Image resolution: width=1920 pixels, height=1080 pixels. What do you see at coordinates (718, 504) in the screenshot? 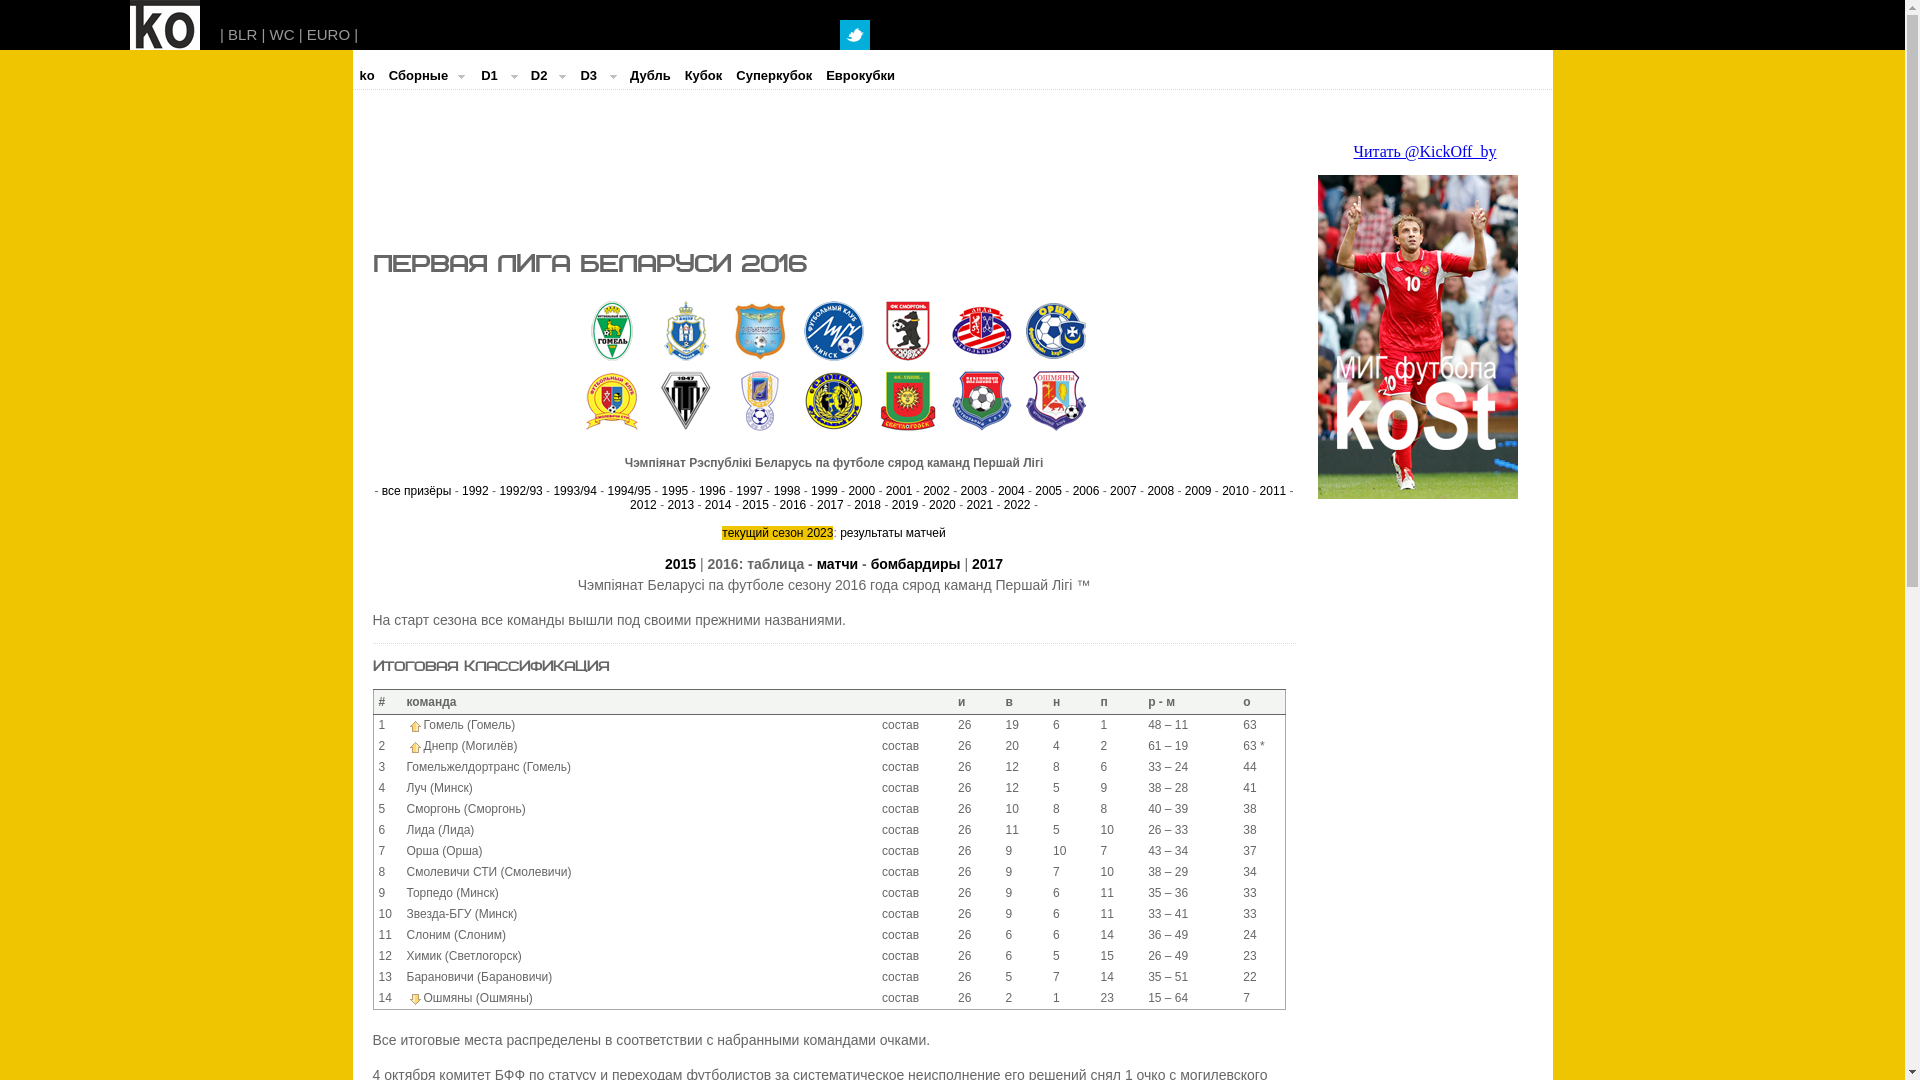
I see `'2014'` at bounding box center [718, 504].